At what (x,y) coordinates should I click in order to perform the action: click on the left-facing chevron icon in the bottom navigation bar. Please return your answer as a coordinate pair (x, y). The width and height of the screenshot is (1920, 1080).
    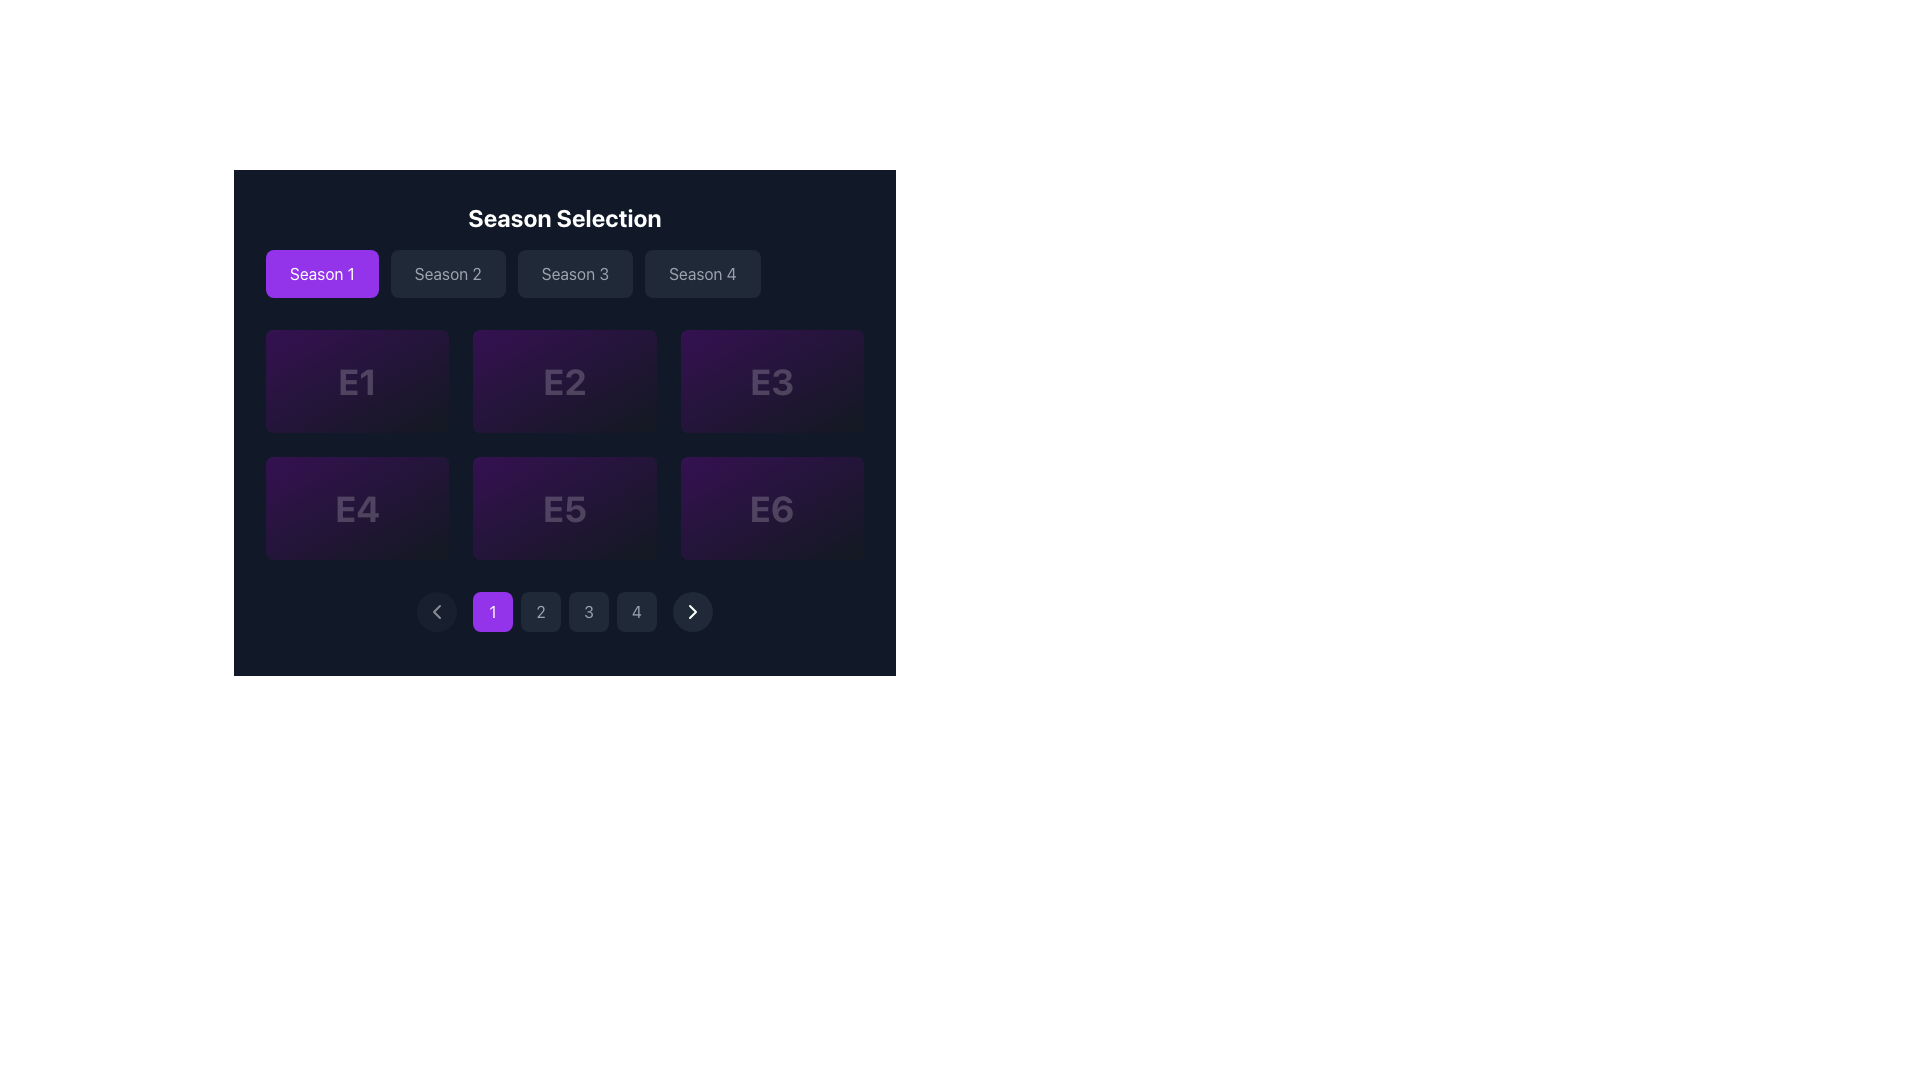
    Looking at the image, I should click on (435, 611).